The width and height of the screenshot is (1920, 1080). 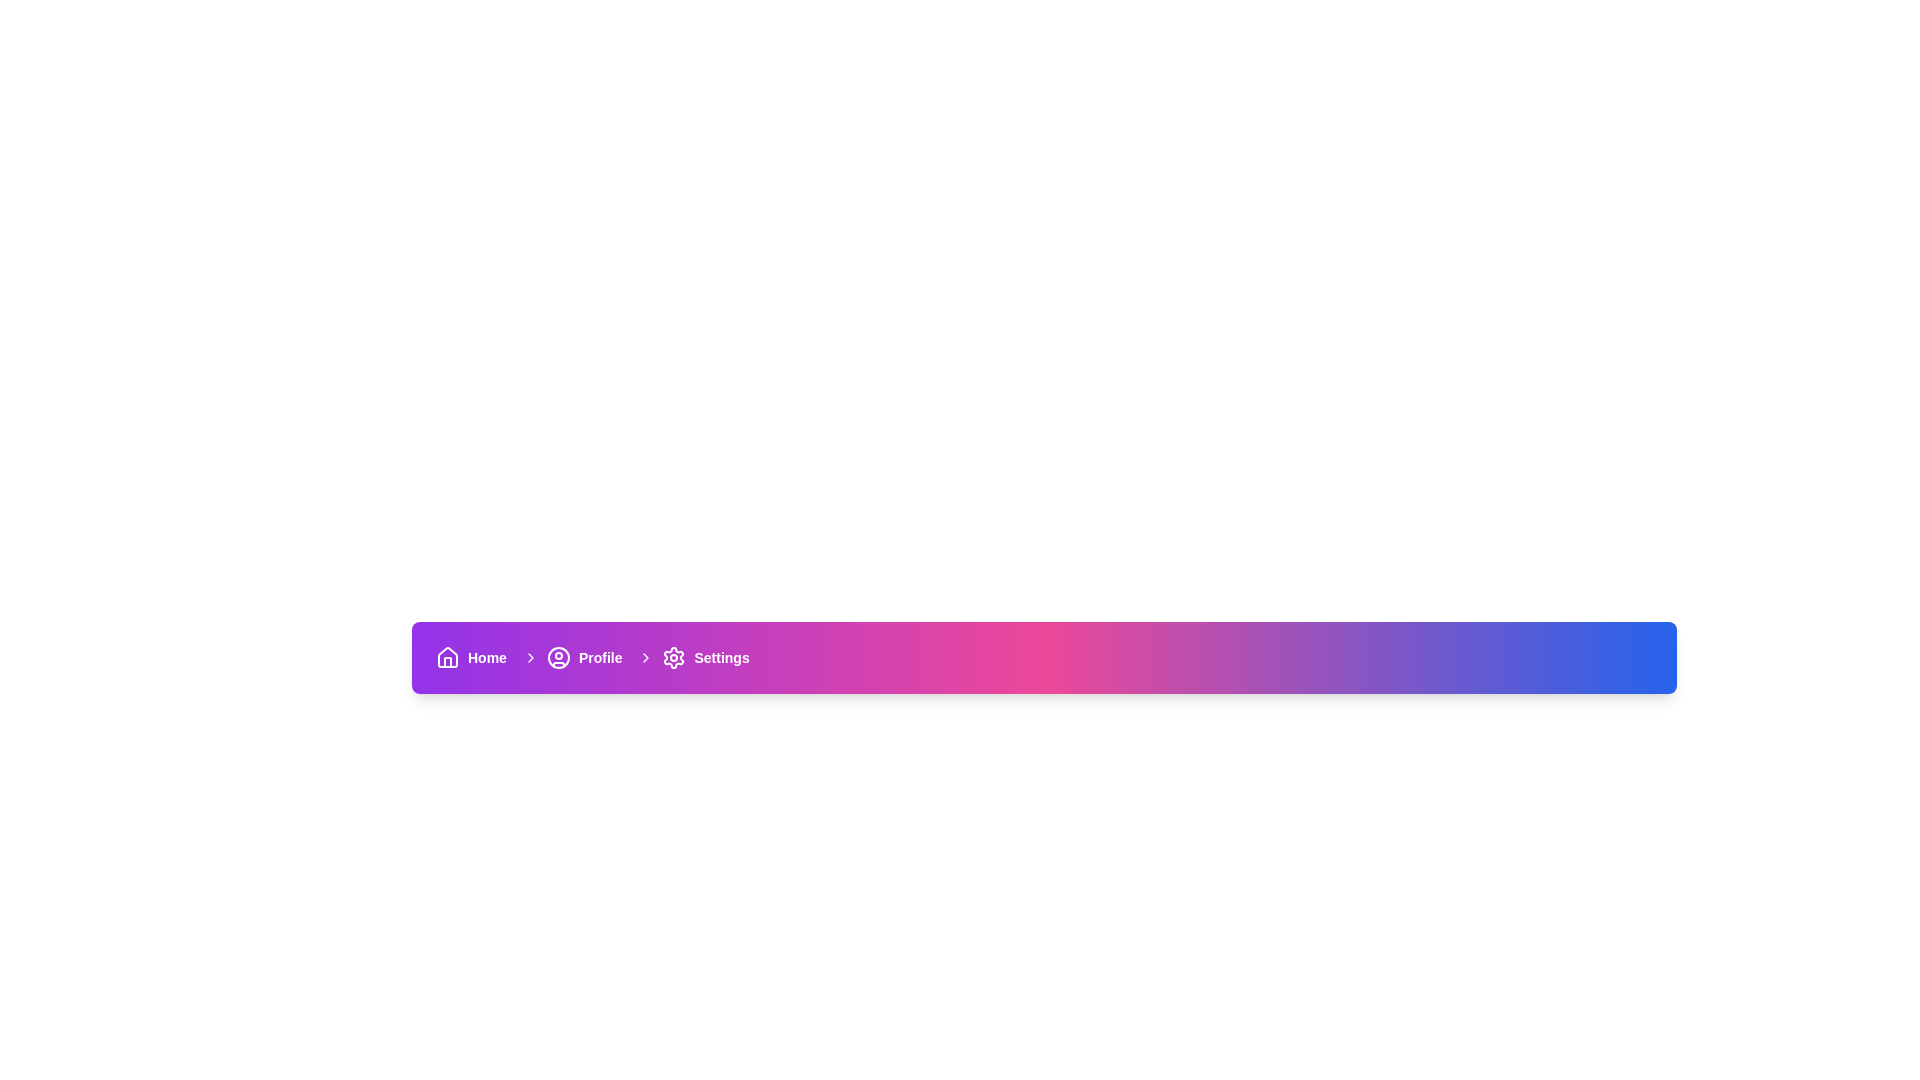 I want to click on the third Interactive navigation link in the navigation bar, so click(x=694, y=658).